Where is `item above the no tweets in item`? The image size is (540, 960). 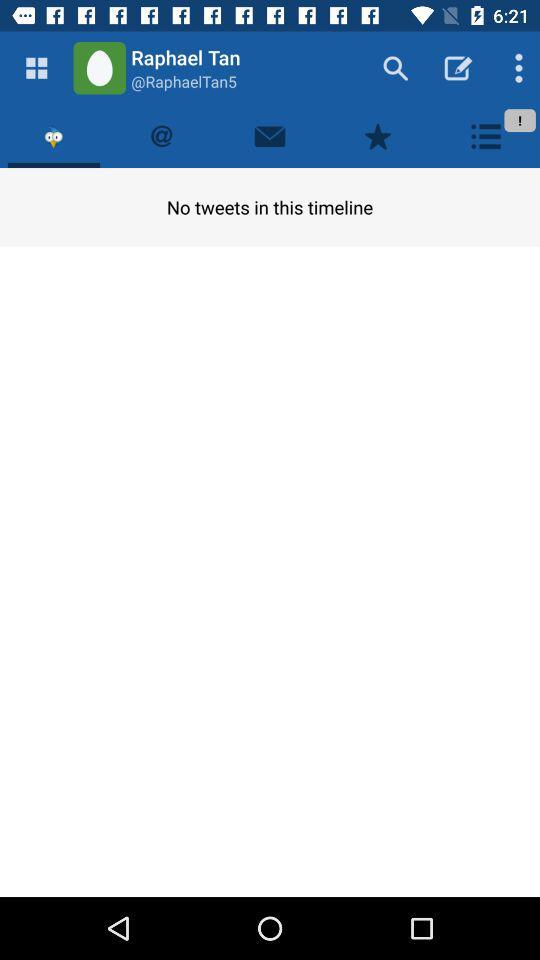
item above the no tweets in item is located at coordinates (270, 135).